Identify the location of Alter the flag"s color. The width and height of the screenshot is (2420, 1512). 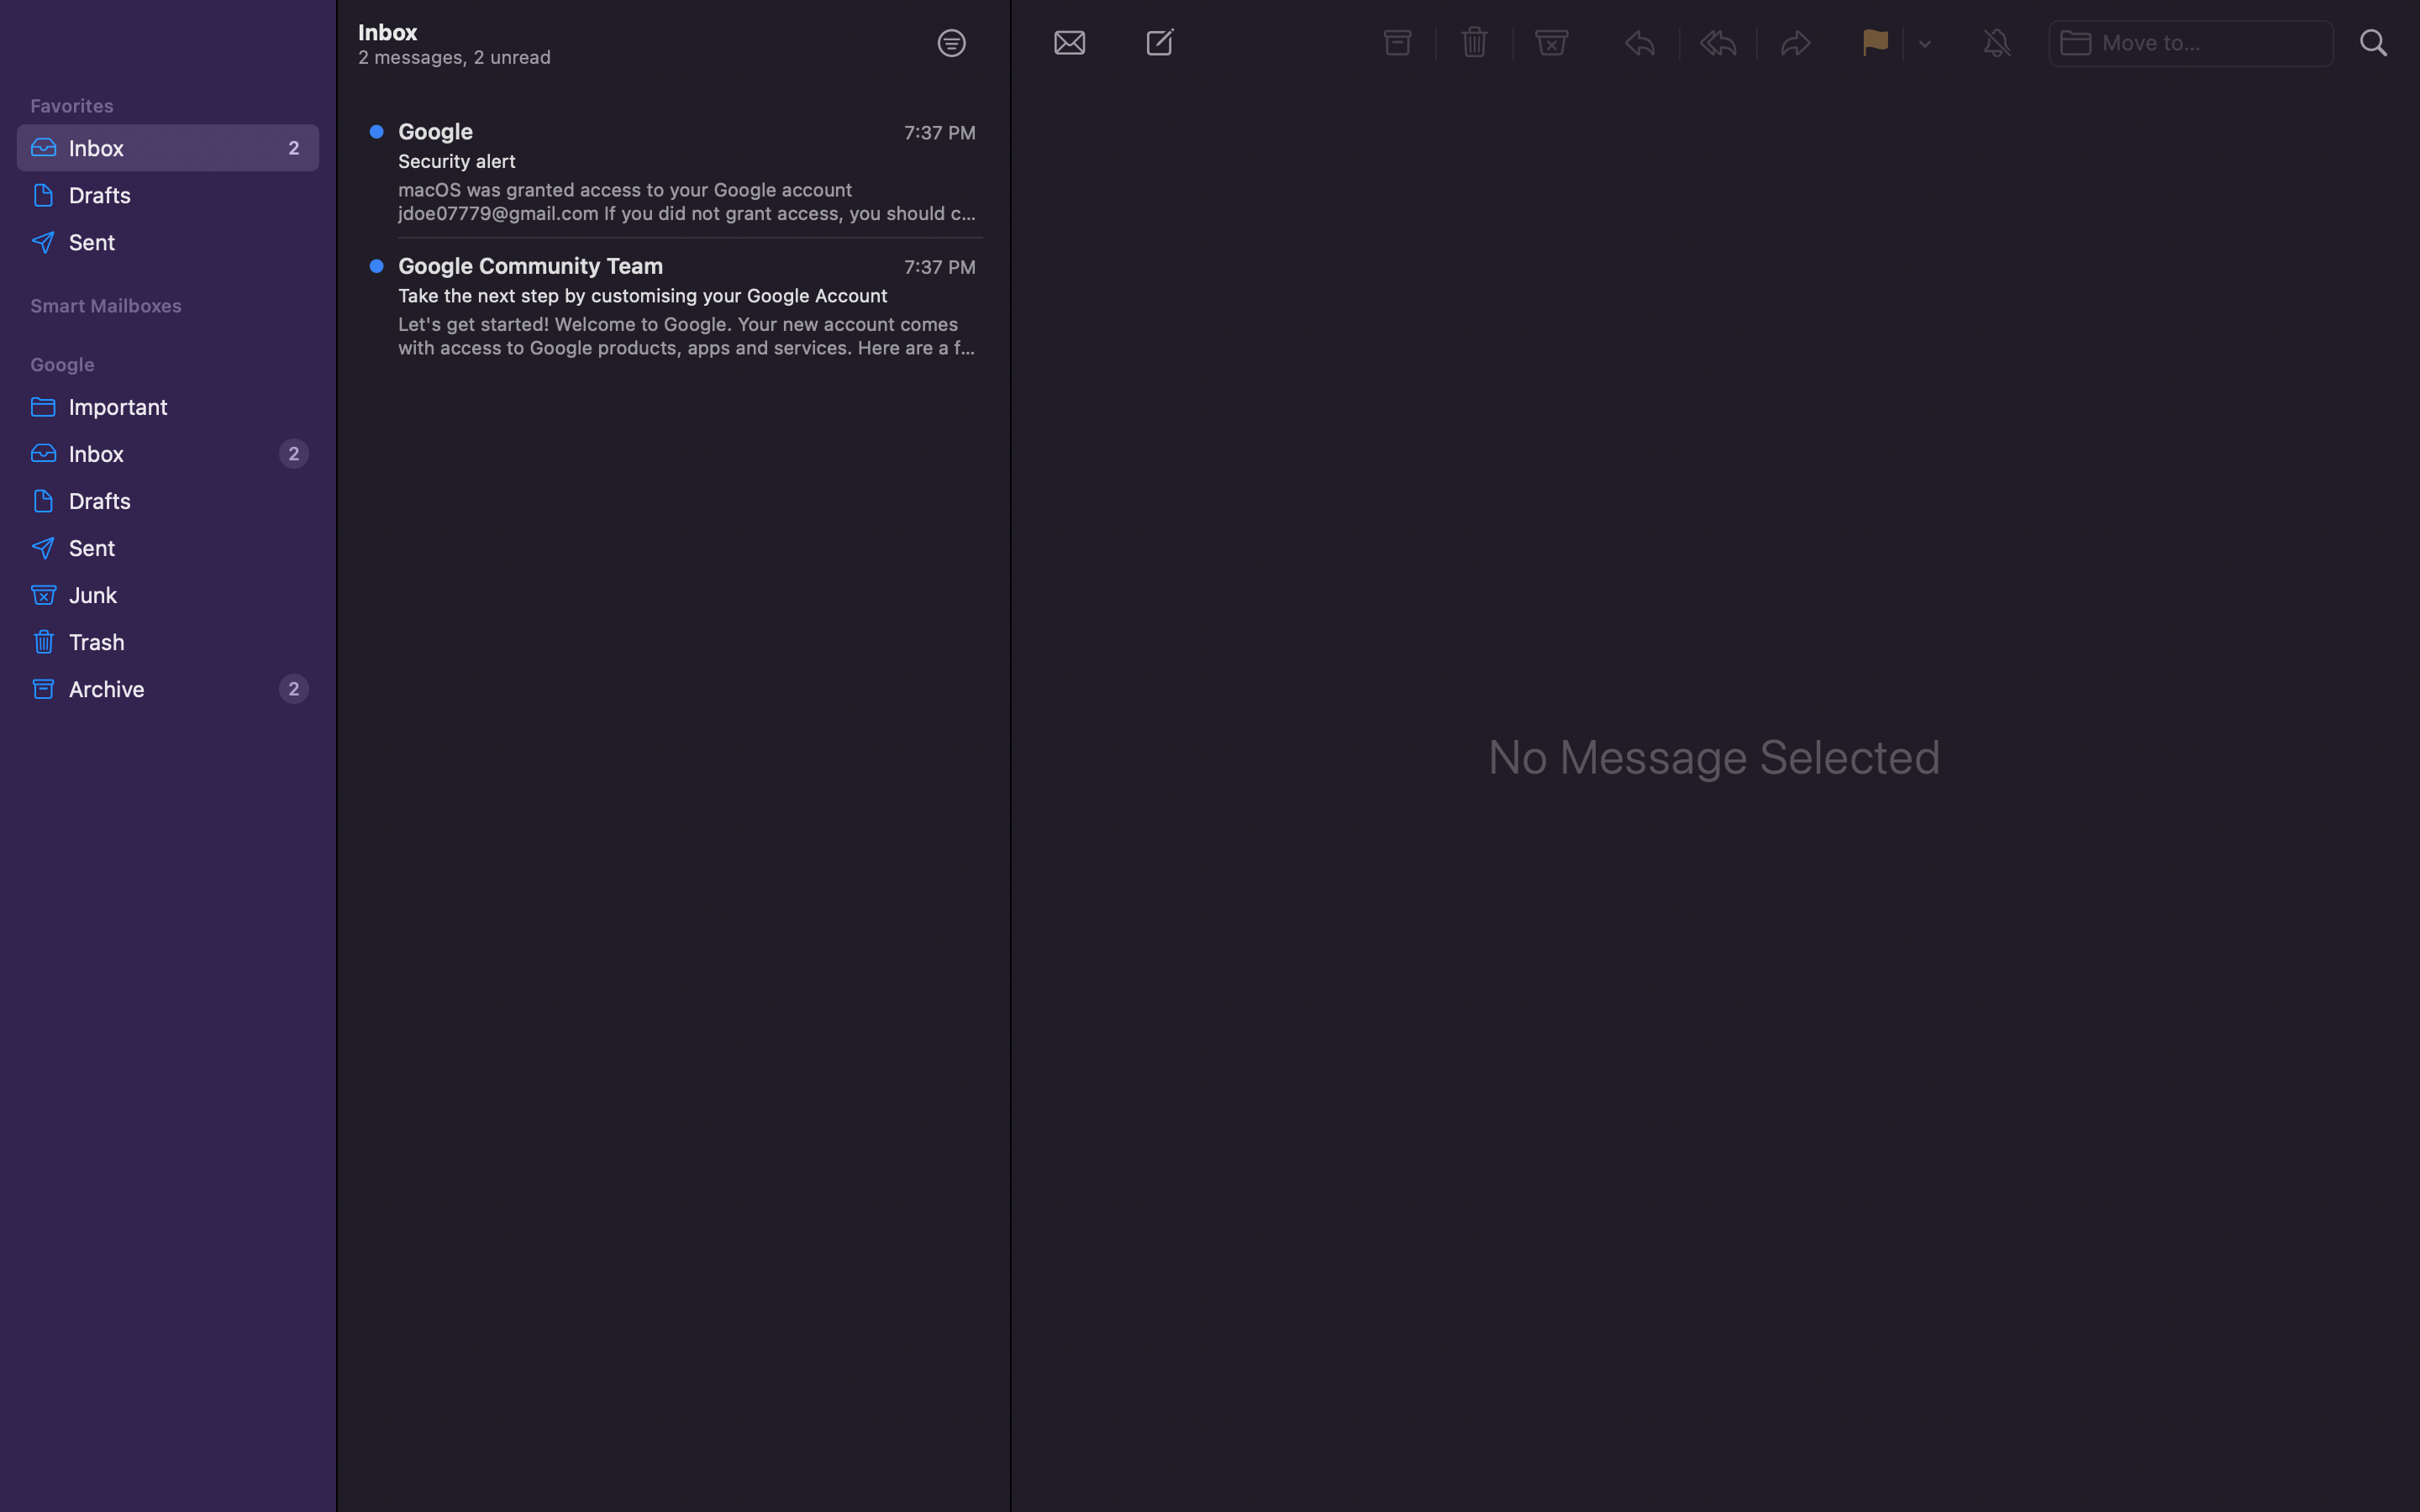
(1923, 44).